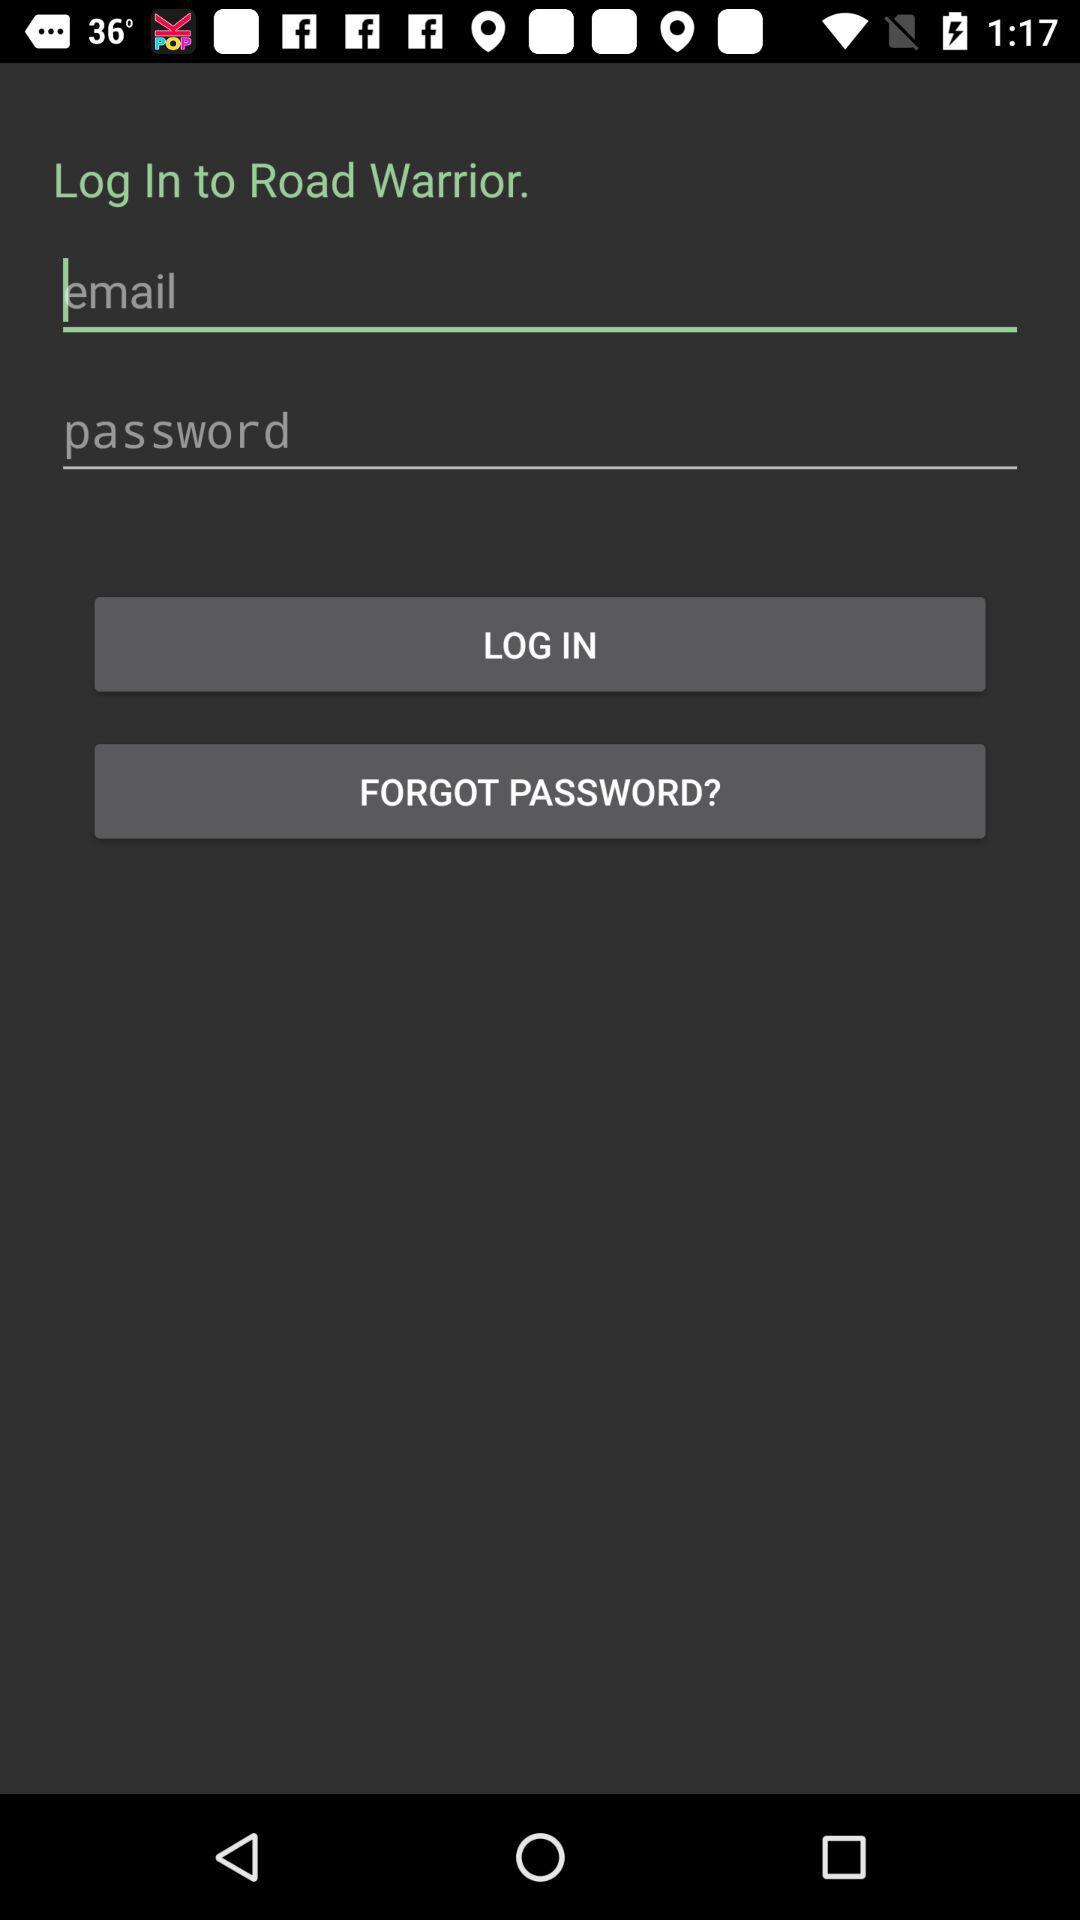 The image size is (1080, 1920). I want to click on the forgot password? icon, so click(540, 790).